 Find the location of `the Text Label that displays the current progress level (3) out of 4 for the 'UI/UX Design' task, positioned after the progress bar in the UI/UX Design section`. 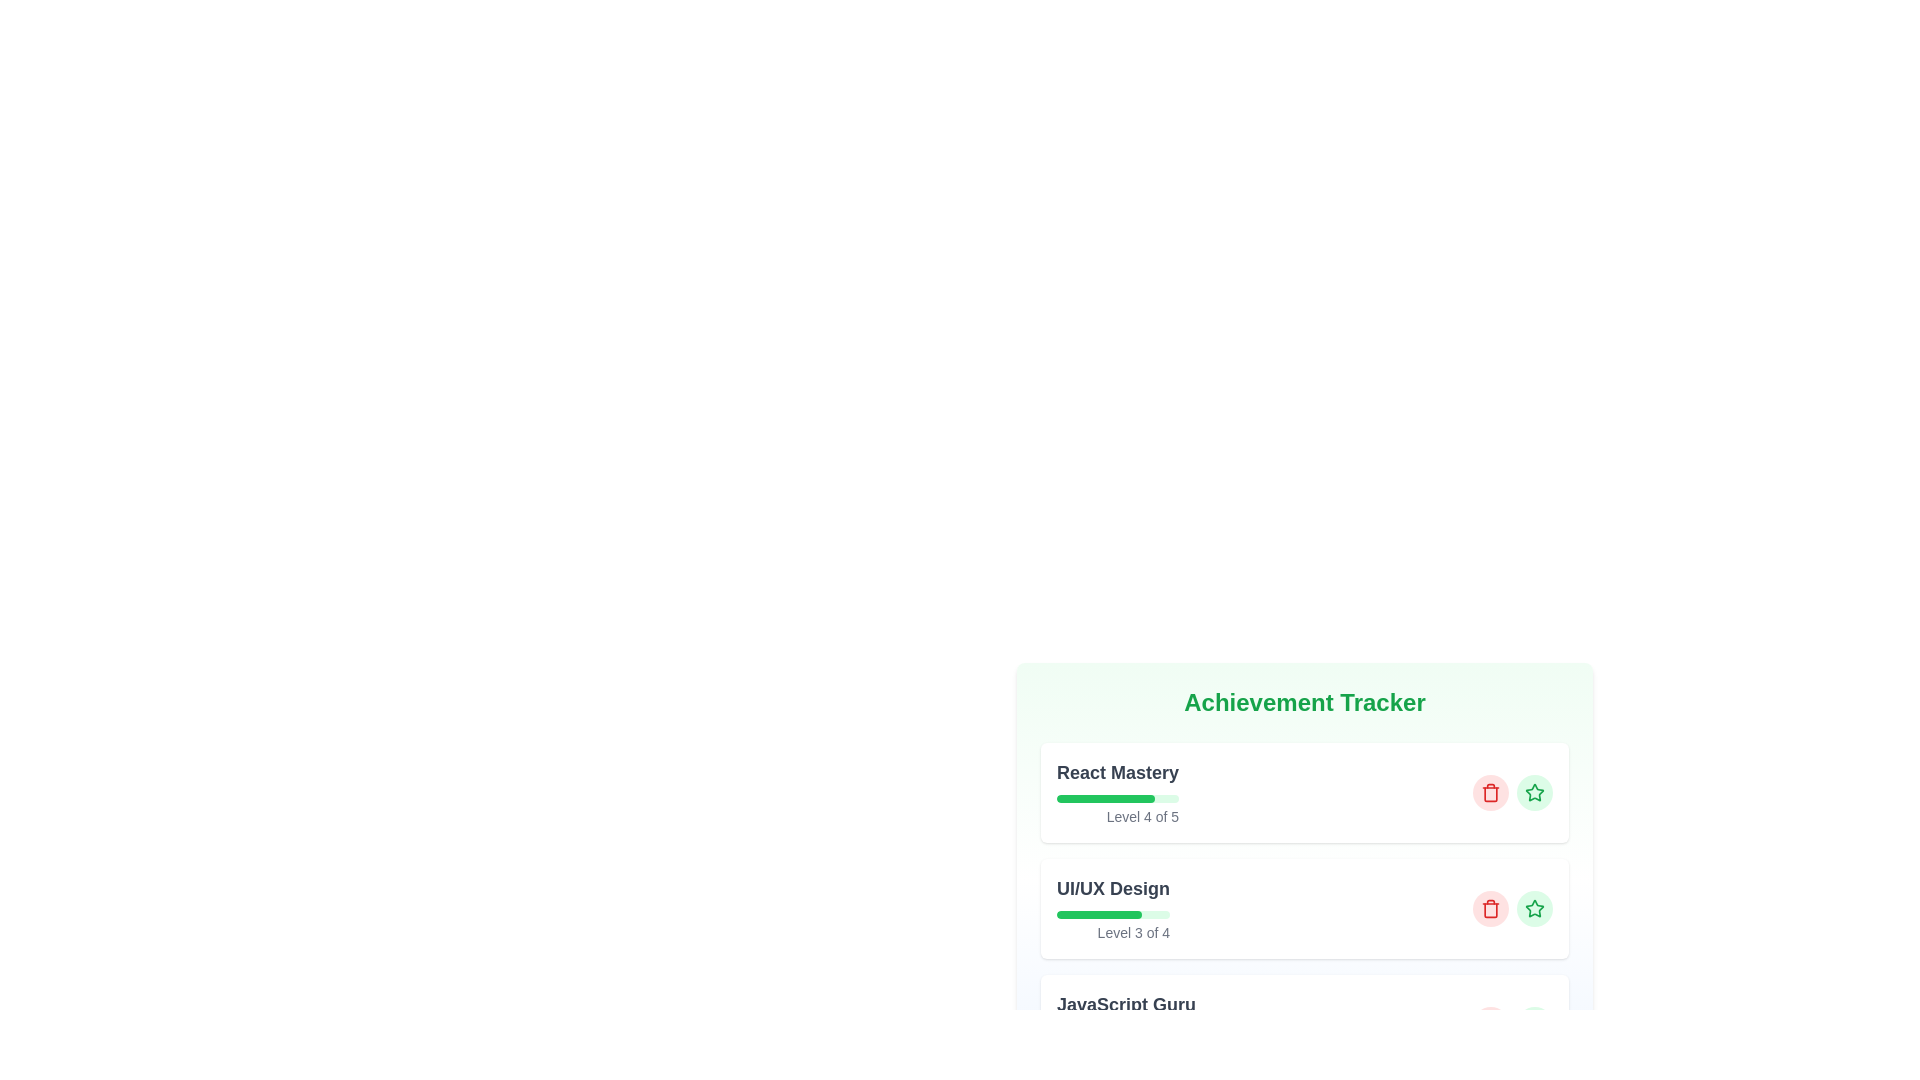

the Text Label that displays the current progress level (3) out of 4 for the 'UI/UX Design' task, positioned after the progress bar in the UI/UX Design section is located at coordinates (1112, 933).